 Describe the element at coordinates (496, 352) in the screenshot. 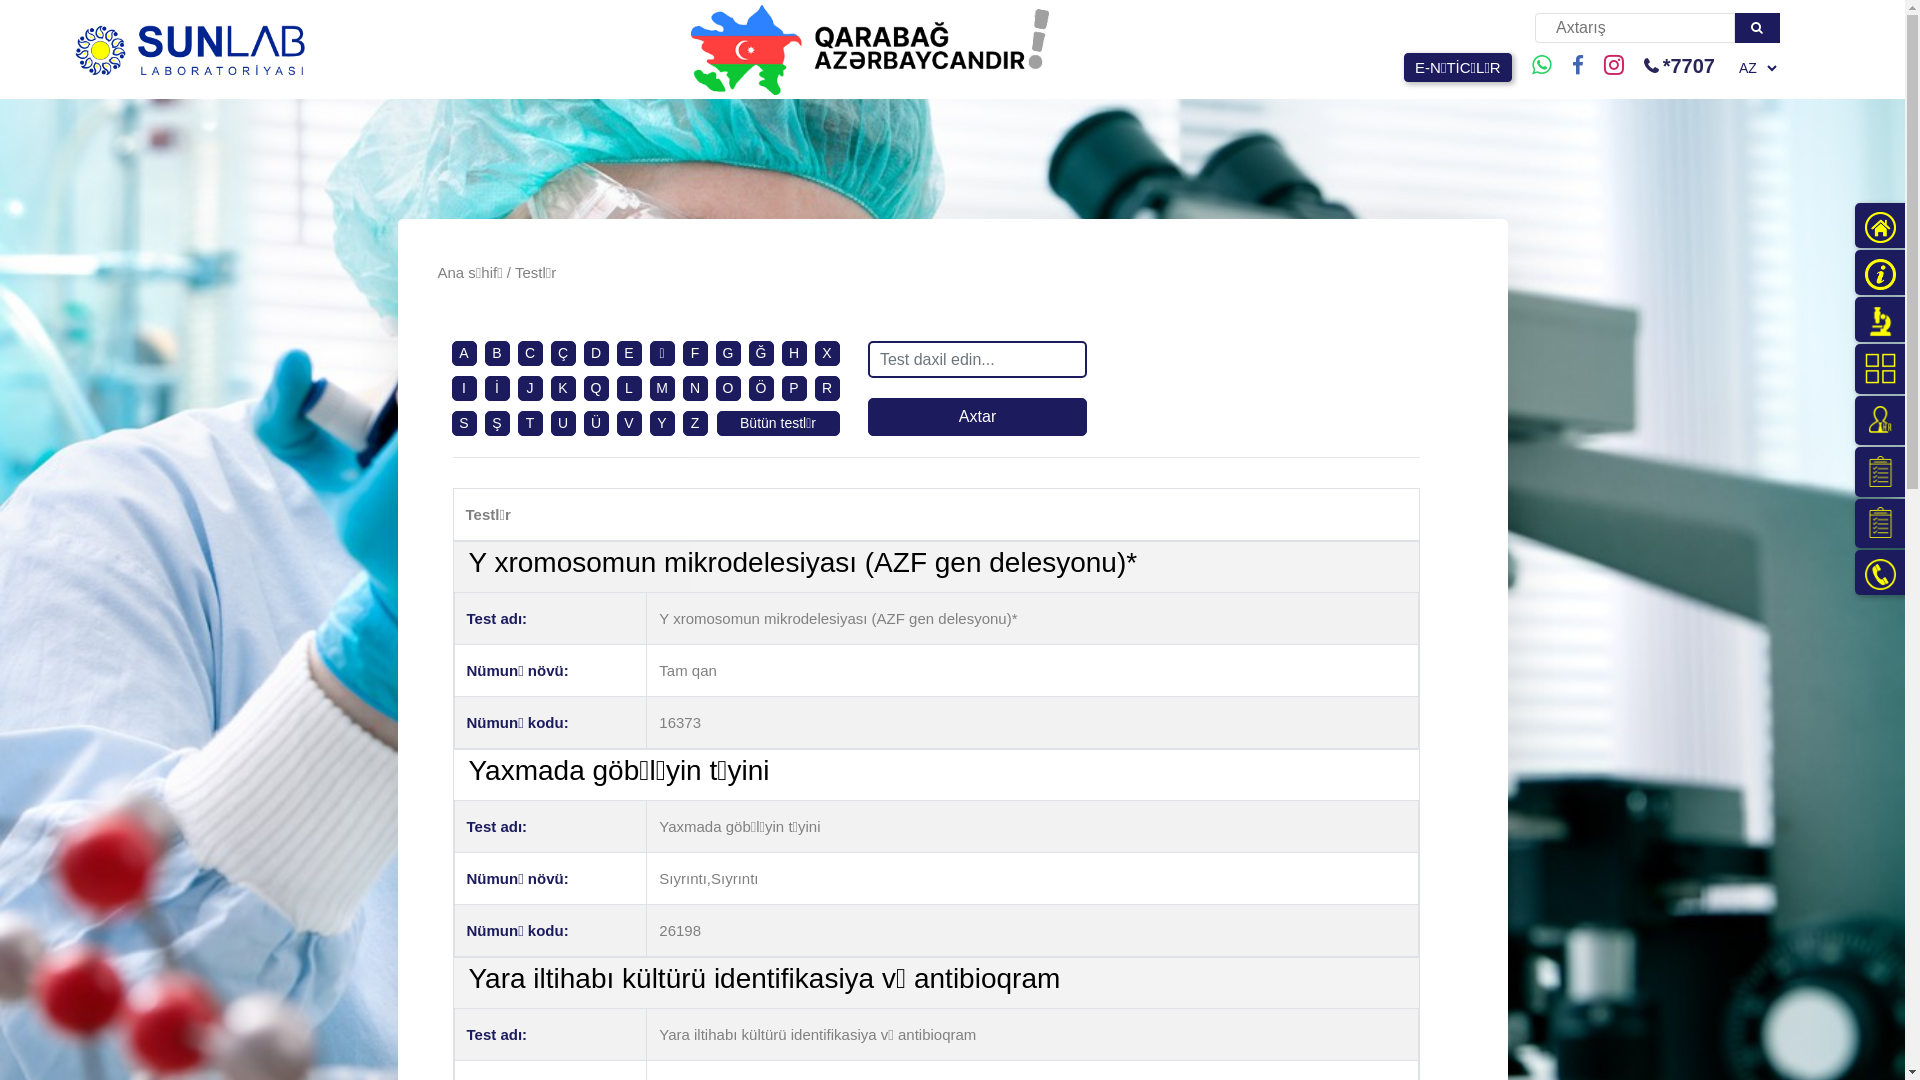

I see `'B'` at that location.